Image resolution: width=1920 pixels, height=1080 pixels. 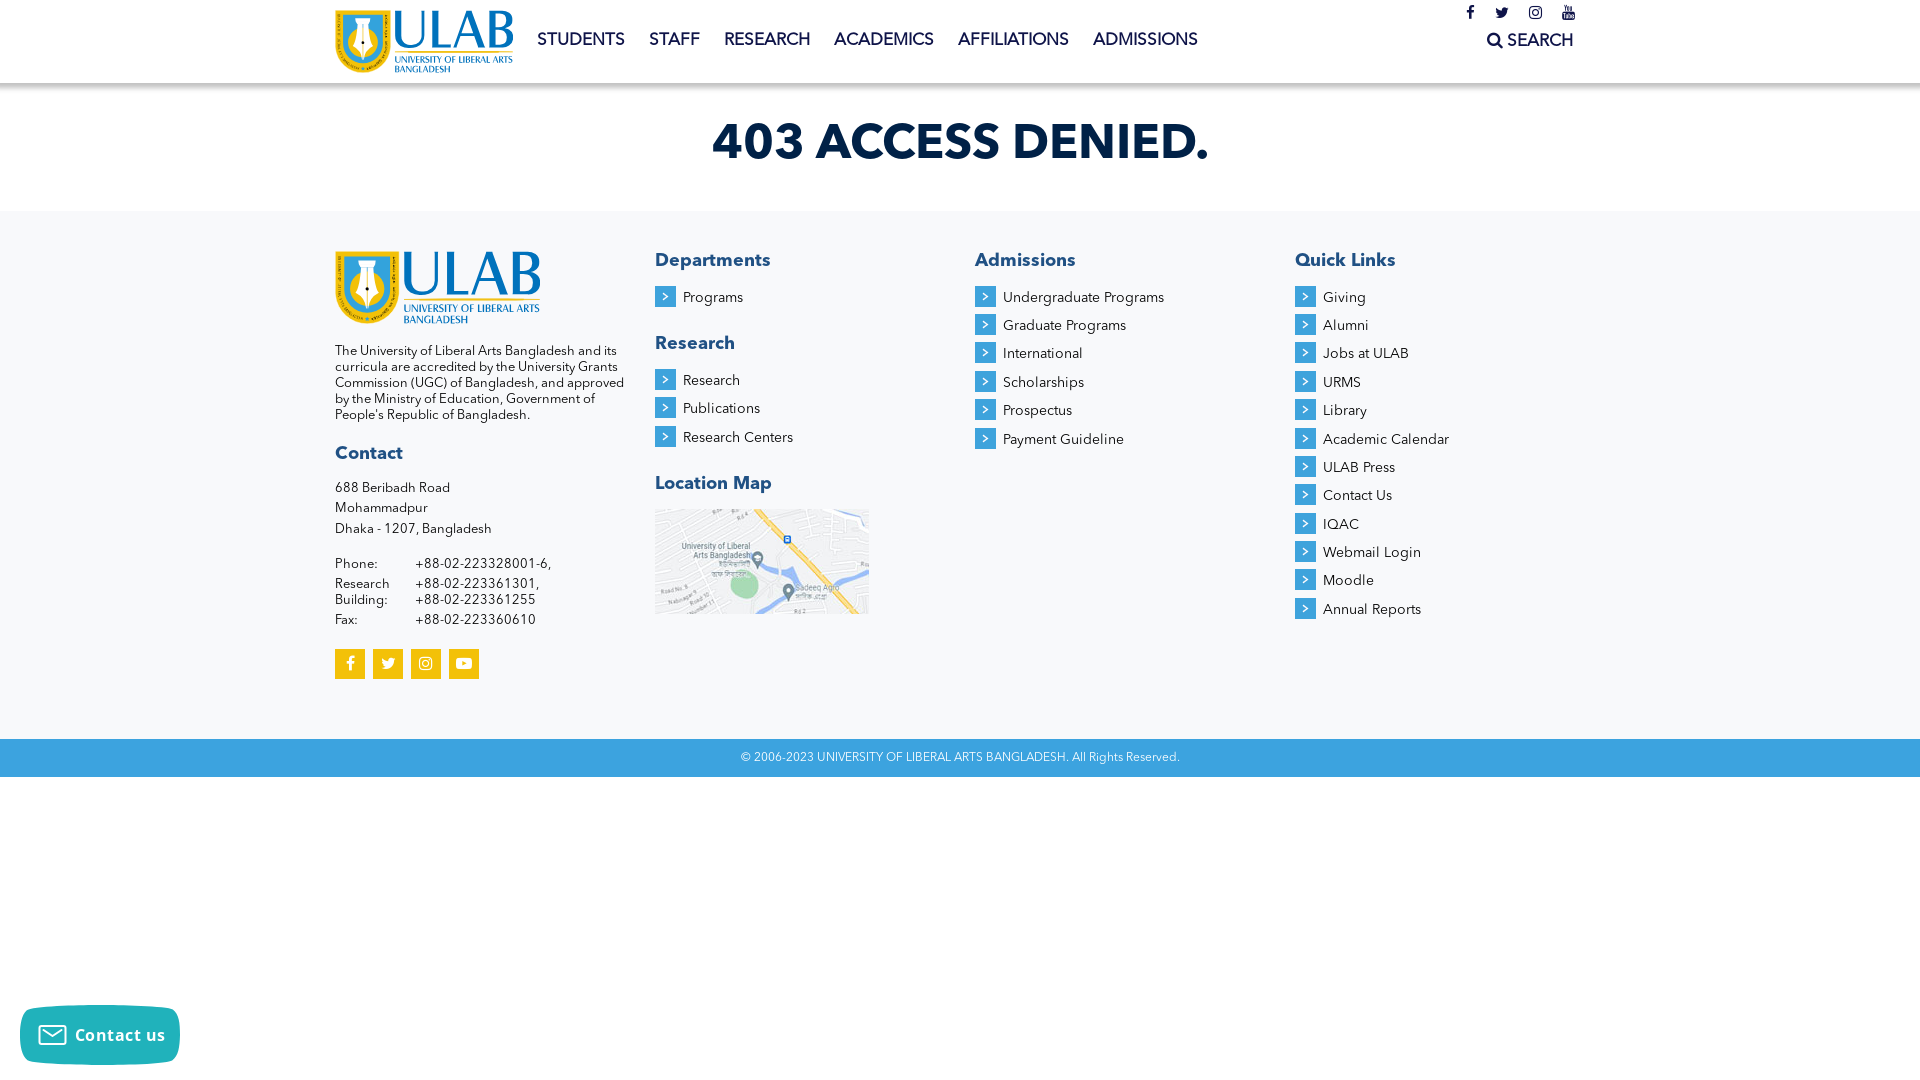 What do you see at coordinates (1013, 41) in the screenshot?
I see `'AFFILIATIONS'` at bounding box center [1013, 41].